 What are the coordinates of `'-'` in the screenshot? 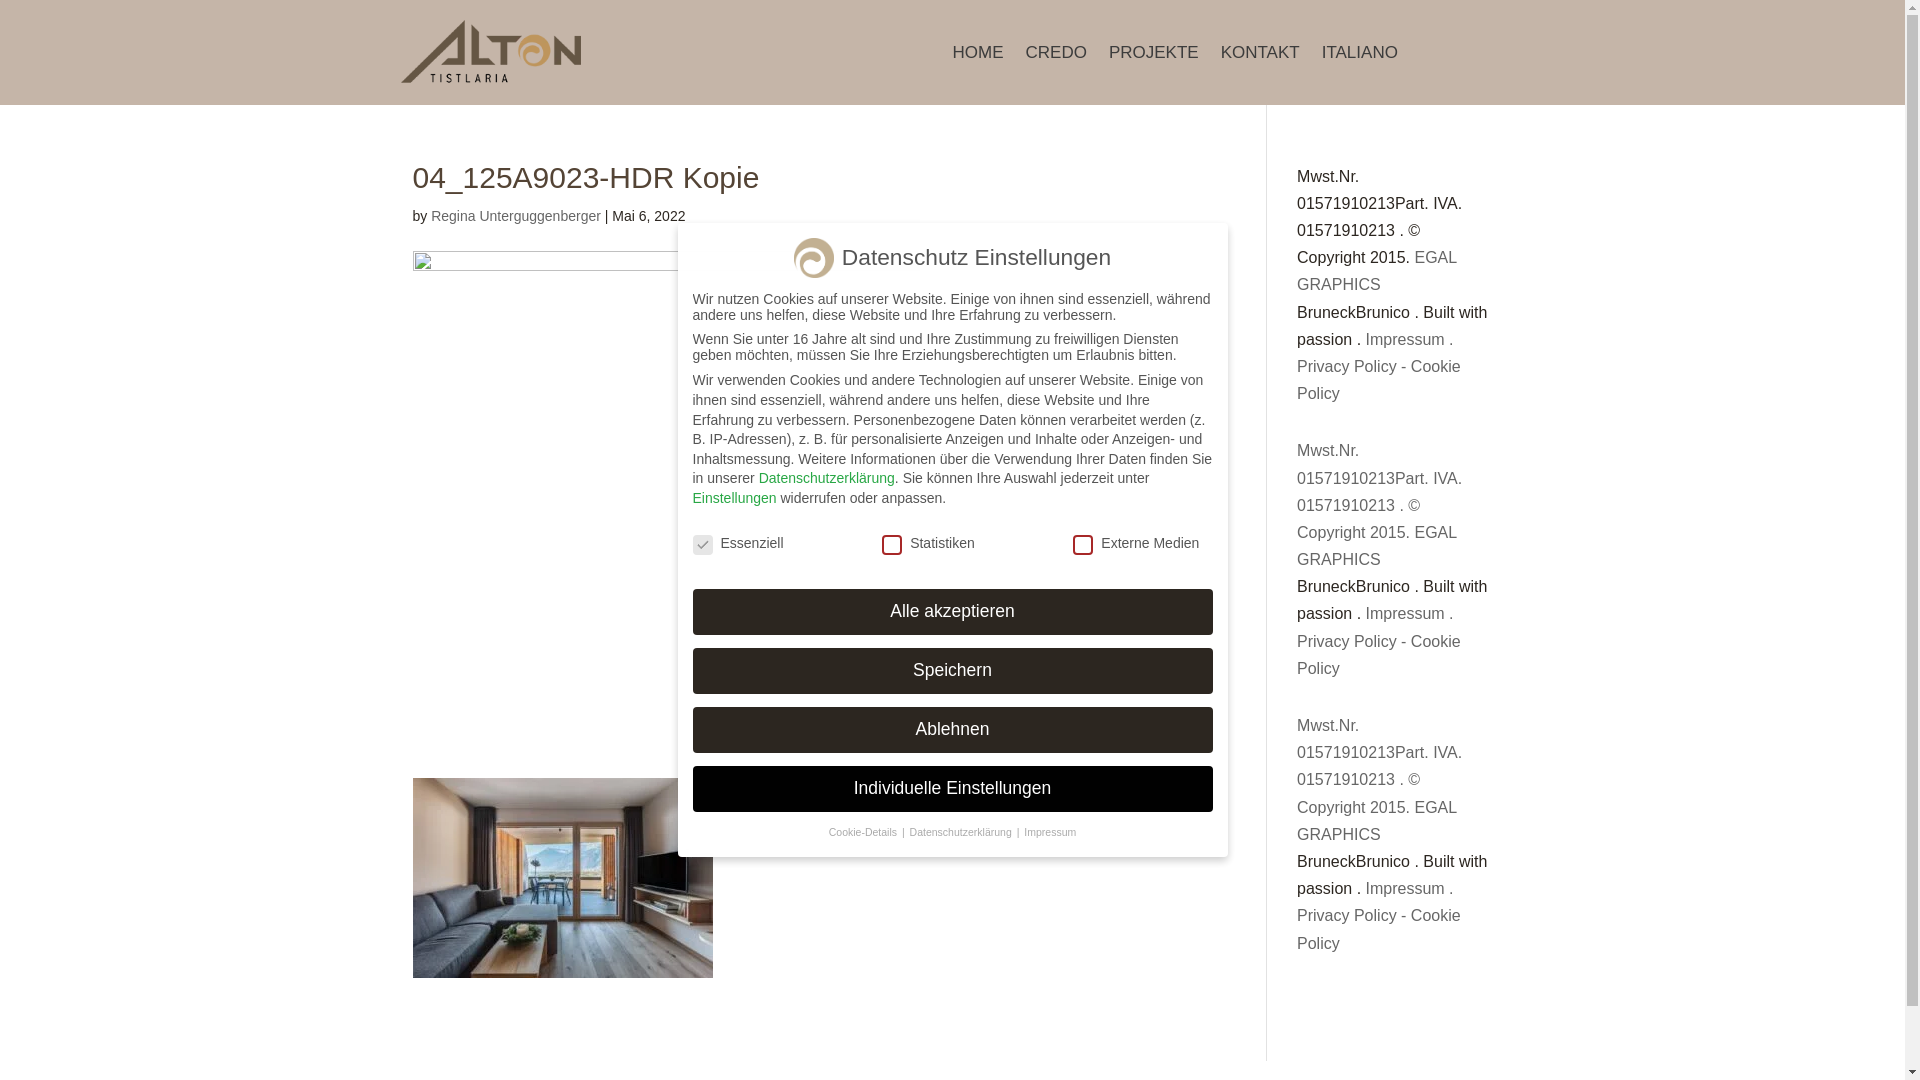 It's located at (1402, 366).